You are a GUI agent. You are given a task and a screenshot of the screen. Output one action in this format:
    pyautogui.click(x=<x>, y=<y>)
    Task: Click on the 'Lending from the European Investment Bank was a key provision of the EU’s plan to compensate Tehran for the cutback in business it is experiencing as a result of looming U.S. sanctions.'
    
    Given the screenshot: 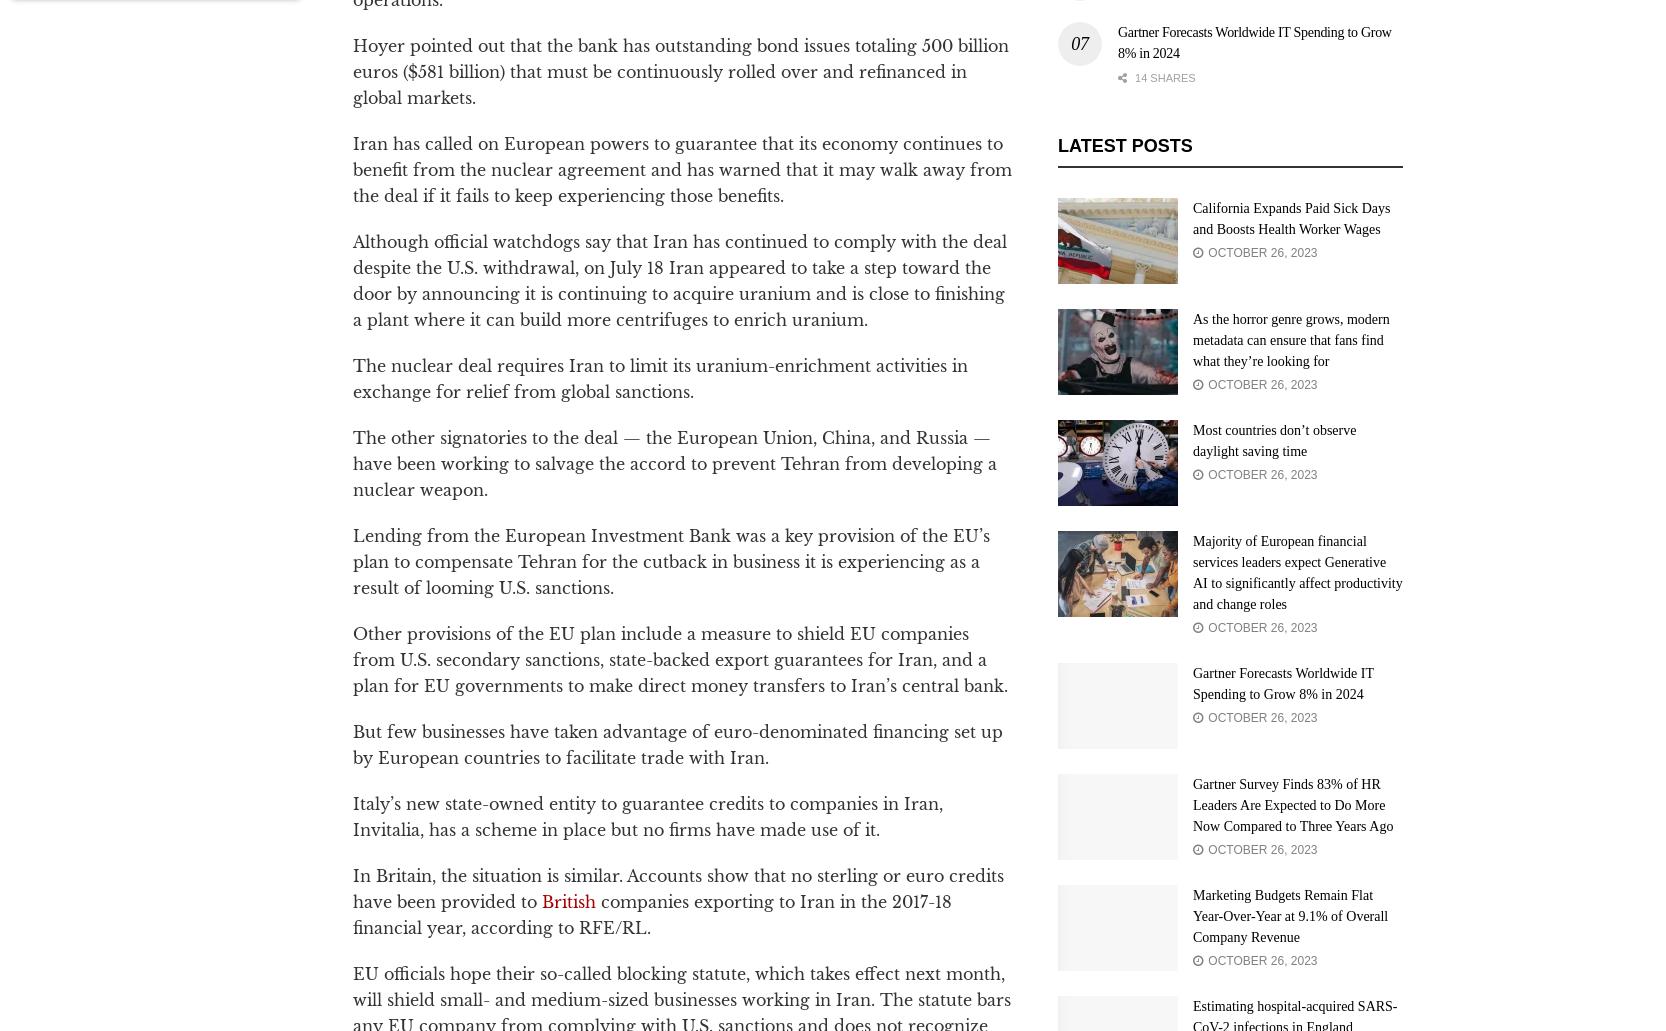 What is the action you would take?
    pyautogui.click(x=670, y=559)
    